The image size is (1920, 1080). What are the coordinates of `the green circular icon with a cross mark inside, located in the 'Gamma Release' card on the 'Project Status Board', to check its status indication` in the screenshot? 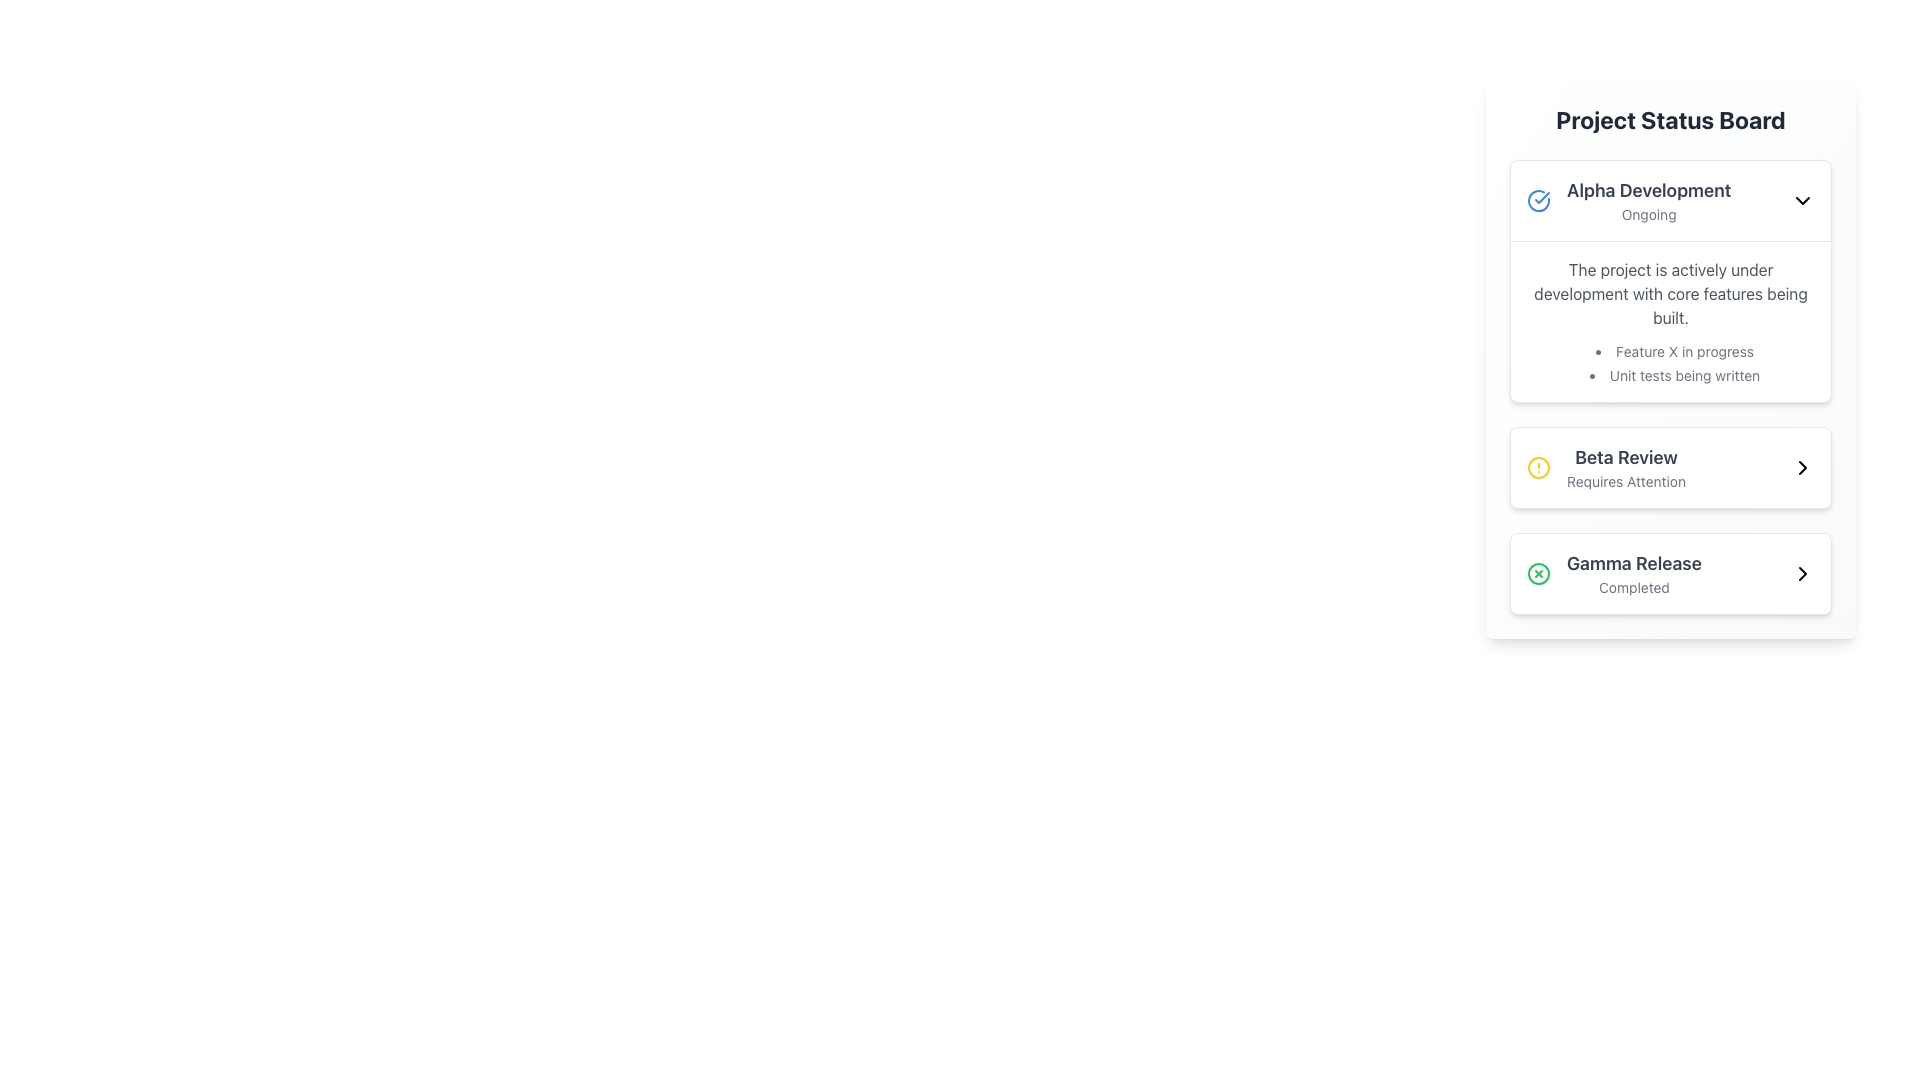 It's located at (1538, 574).